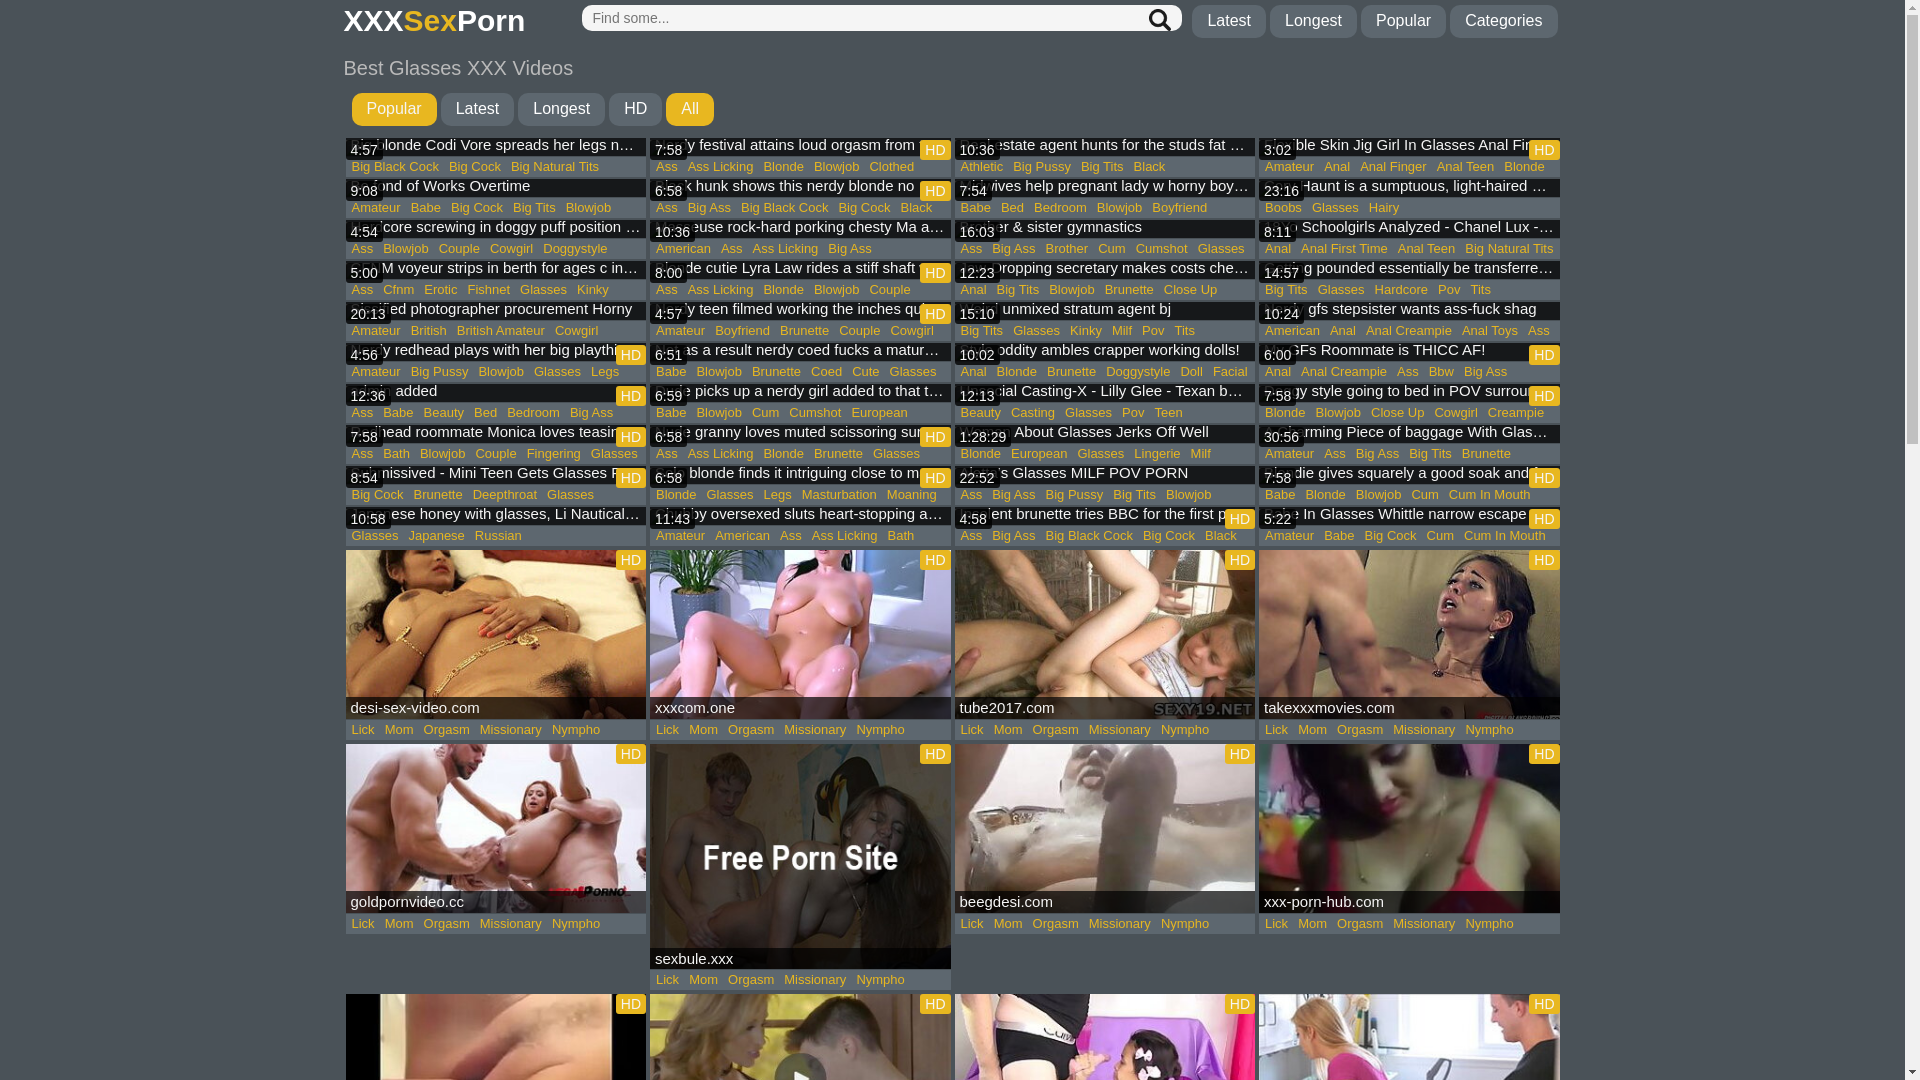  What do you see at coordinates (776, 494) in the screenshot?
I see `'Legs'` at bounding box center [776, 494].